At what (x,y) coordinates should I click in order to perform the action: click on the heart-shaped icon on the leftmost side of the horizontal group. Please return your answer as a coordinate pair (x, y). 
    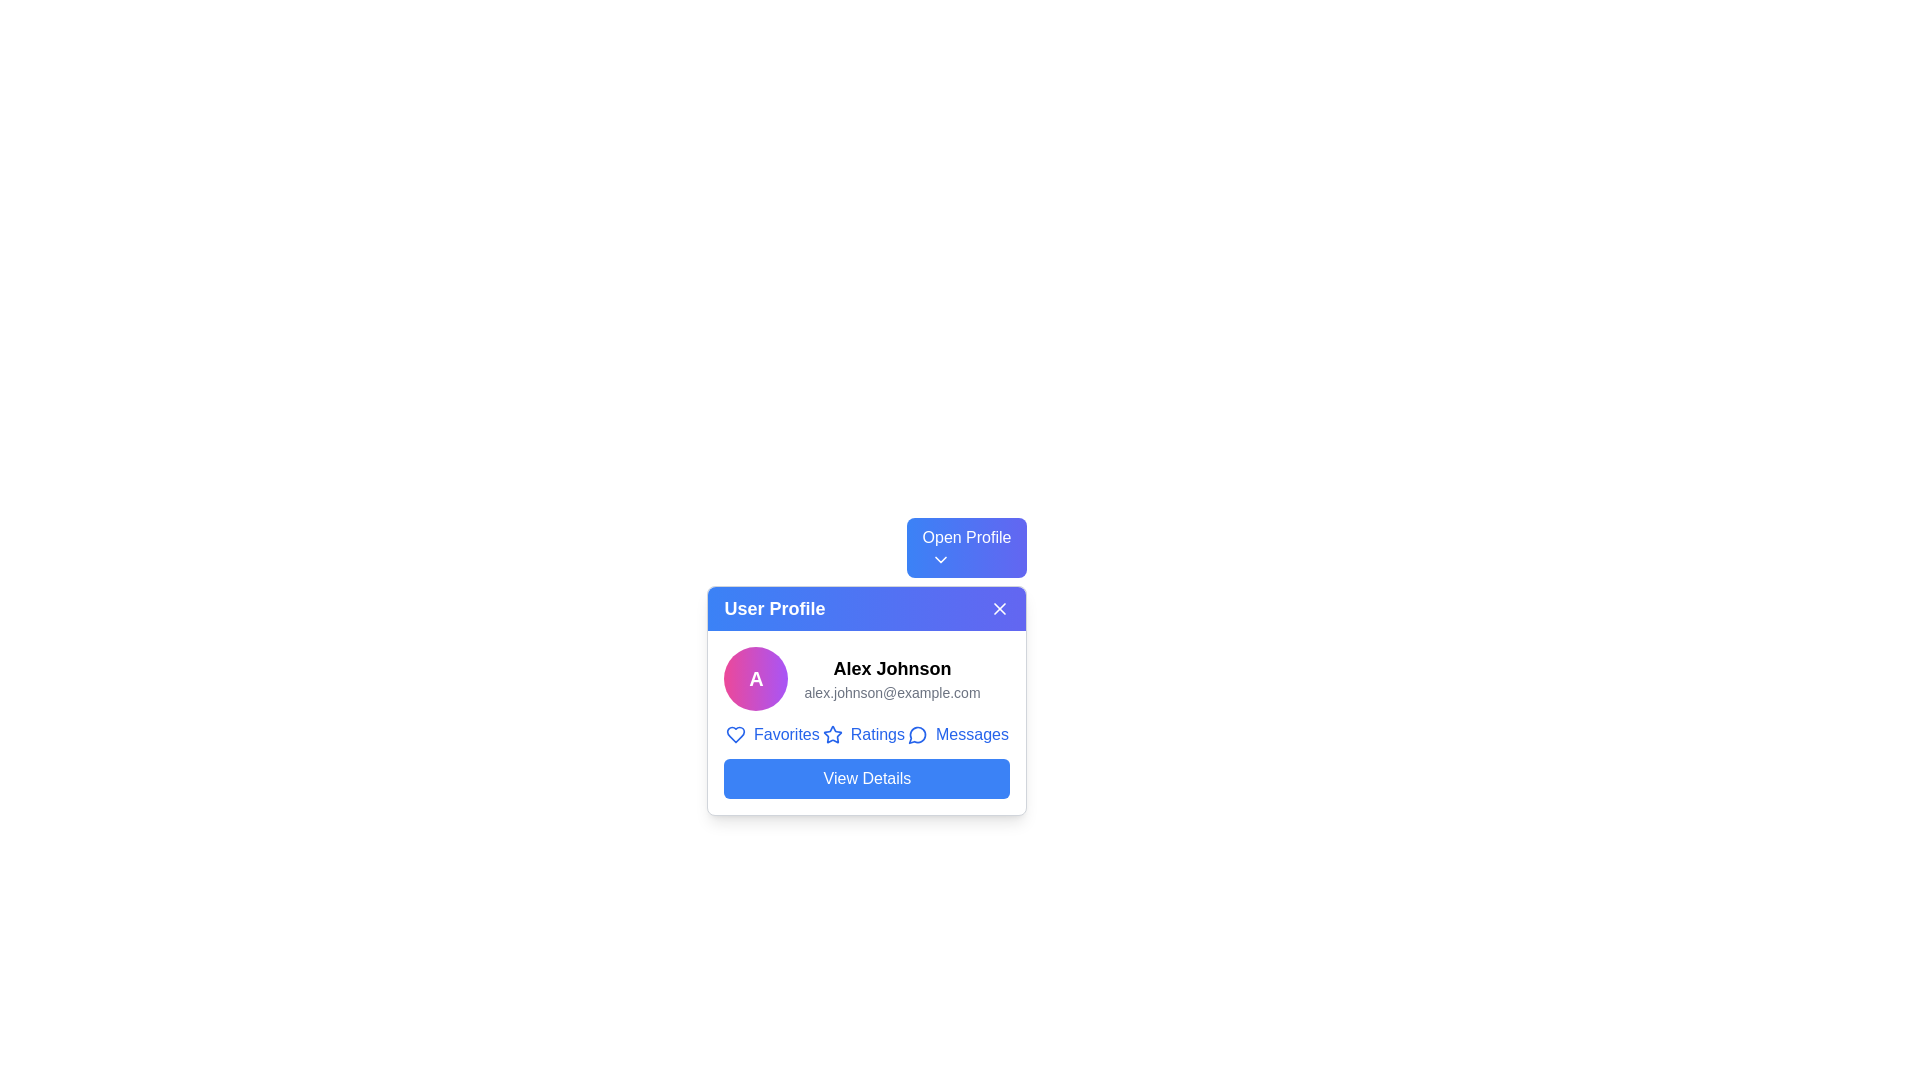
    Looking at the image, I should click on (734, 735).